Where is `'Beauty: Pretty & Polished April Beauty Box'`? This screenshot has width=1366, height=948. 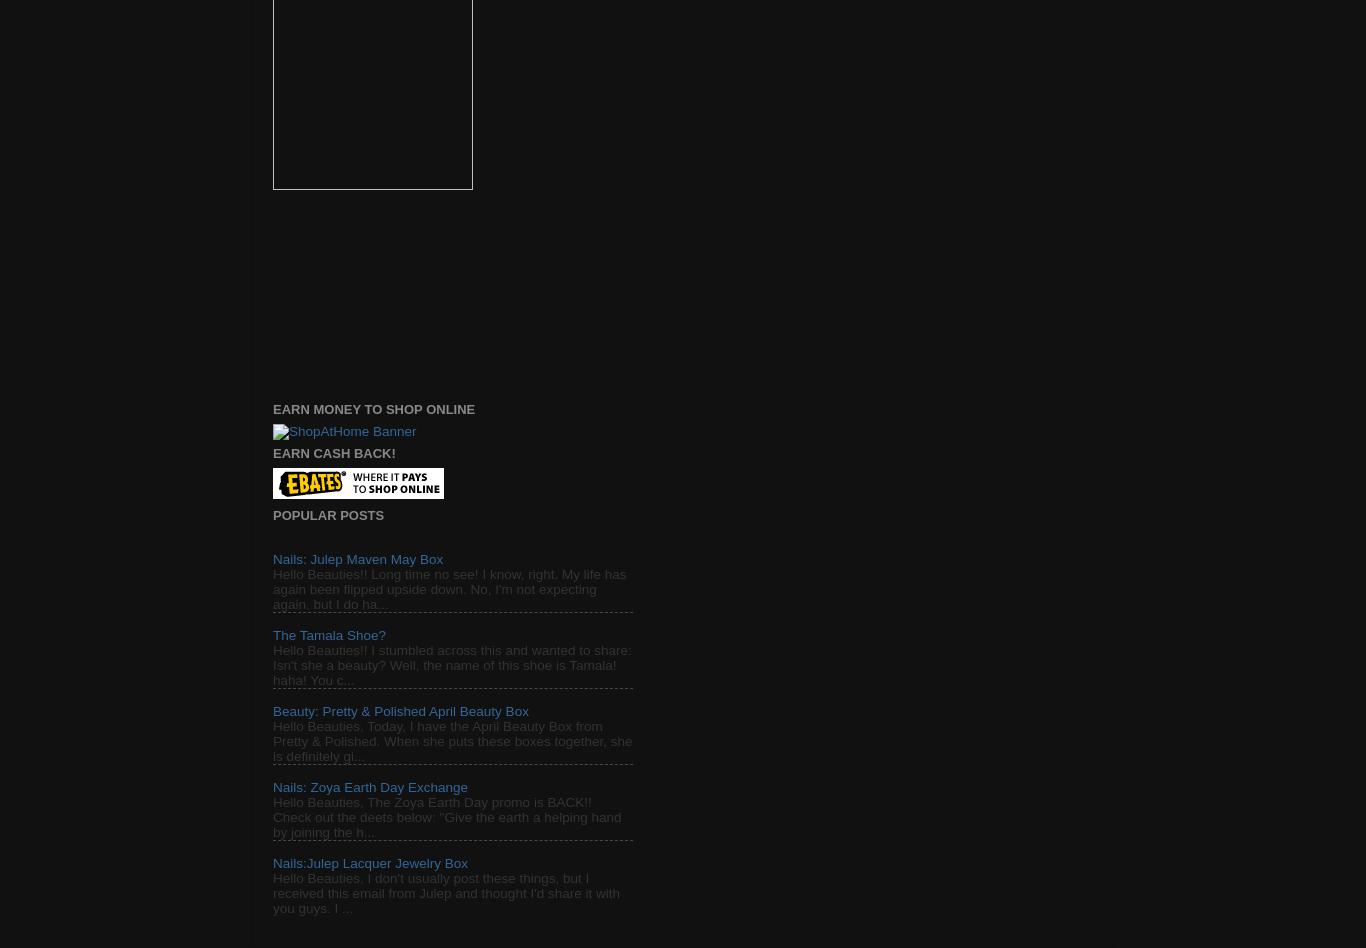
'Beauty: Pretty & Polished April Beauty Box' is located at coordinates (399, 709).